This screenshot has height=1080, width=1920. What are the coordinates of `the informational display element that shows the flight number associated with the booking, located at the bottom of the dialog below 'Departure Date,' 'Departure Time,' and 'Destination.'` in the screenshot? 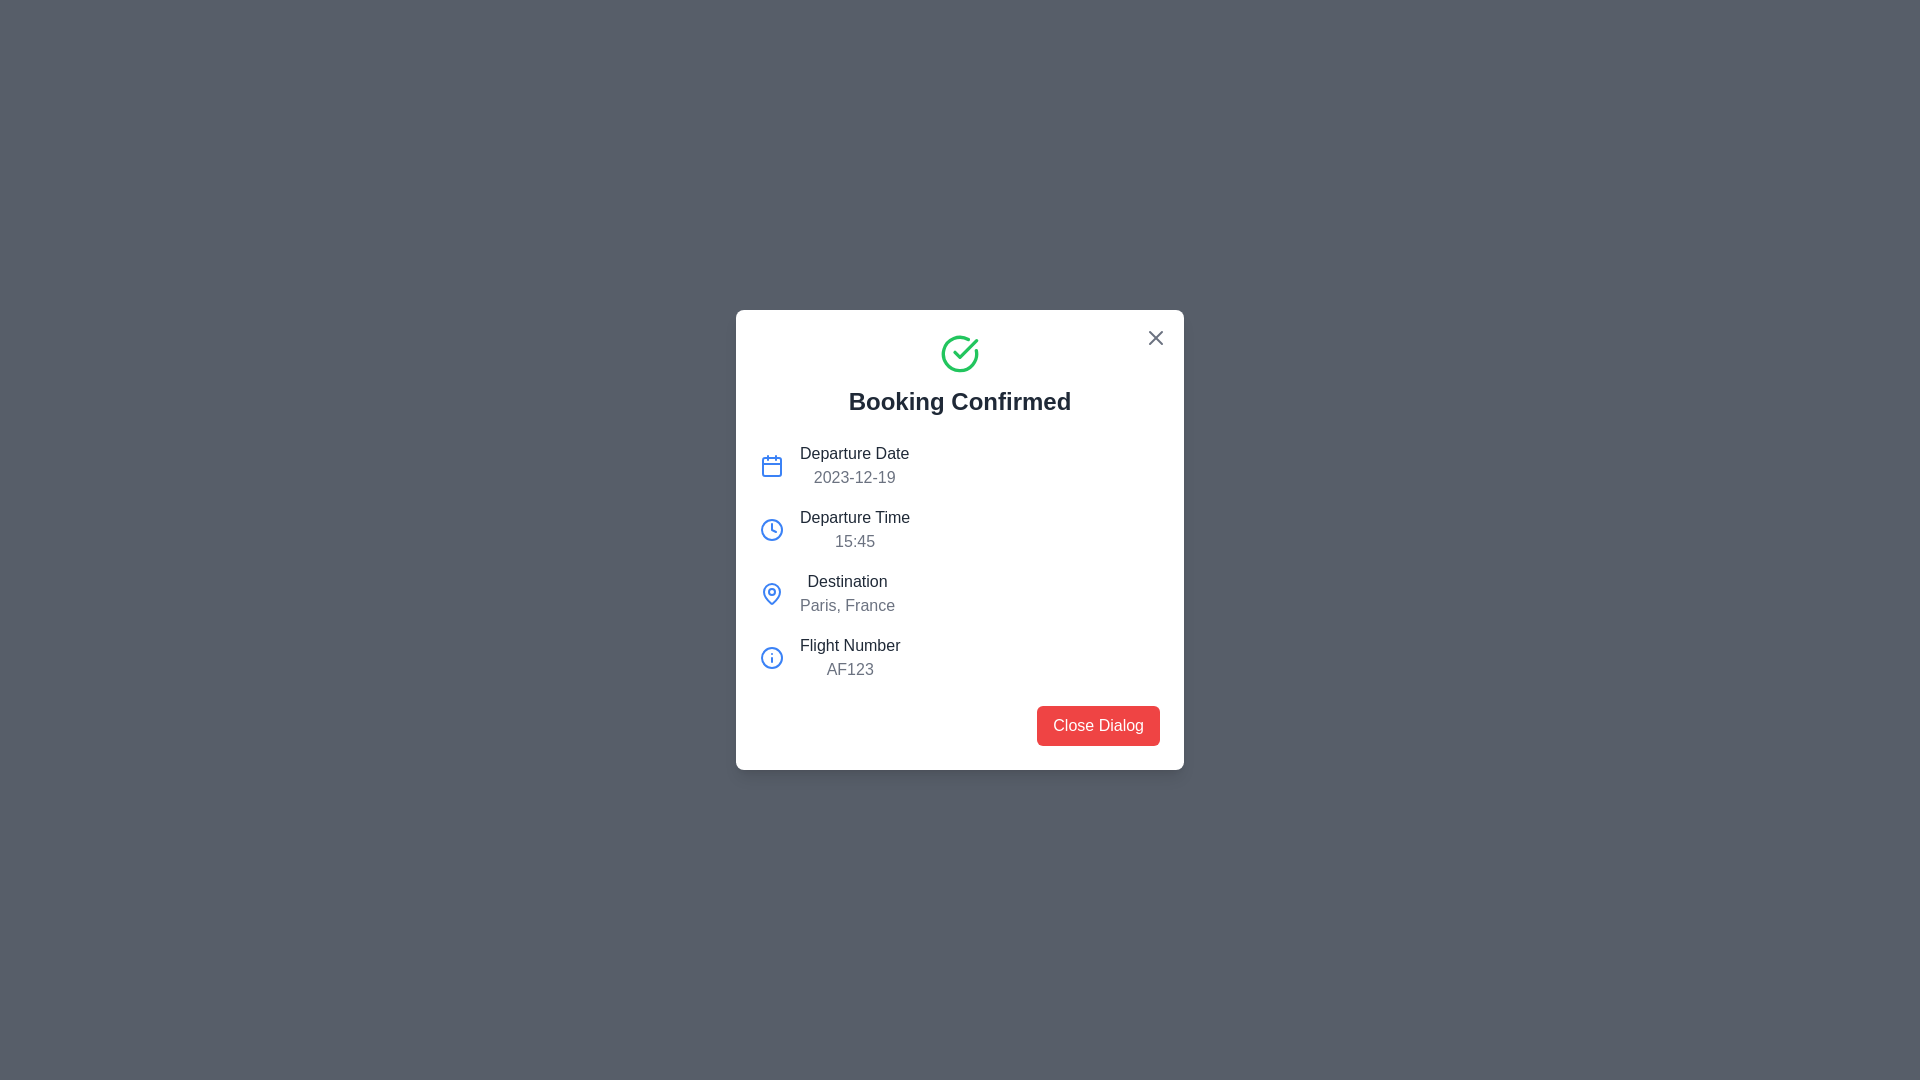 It's located at (960, 658).